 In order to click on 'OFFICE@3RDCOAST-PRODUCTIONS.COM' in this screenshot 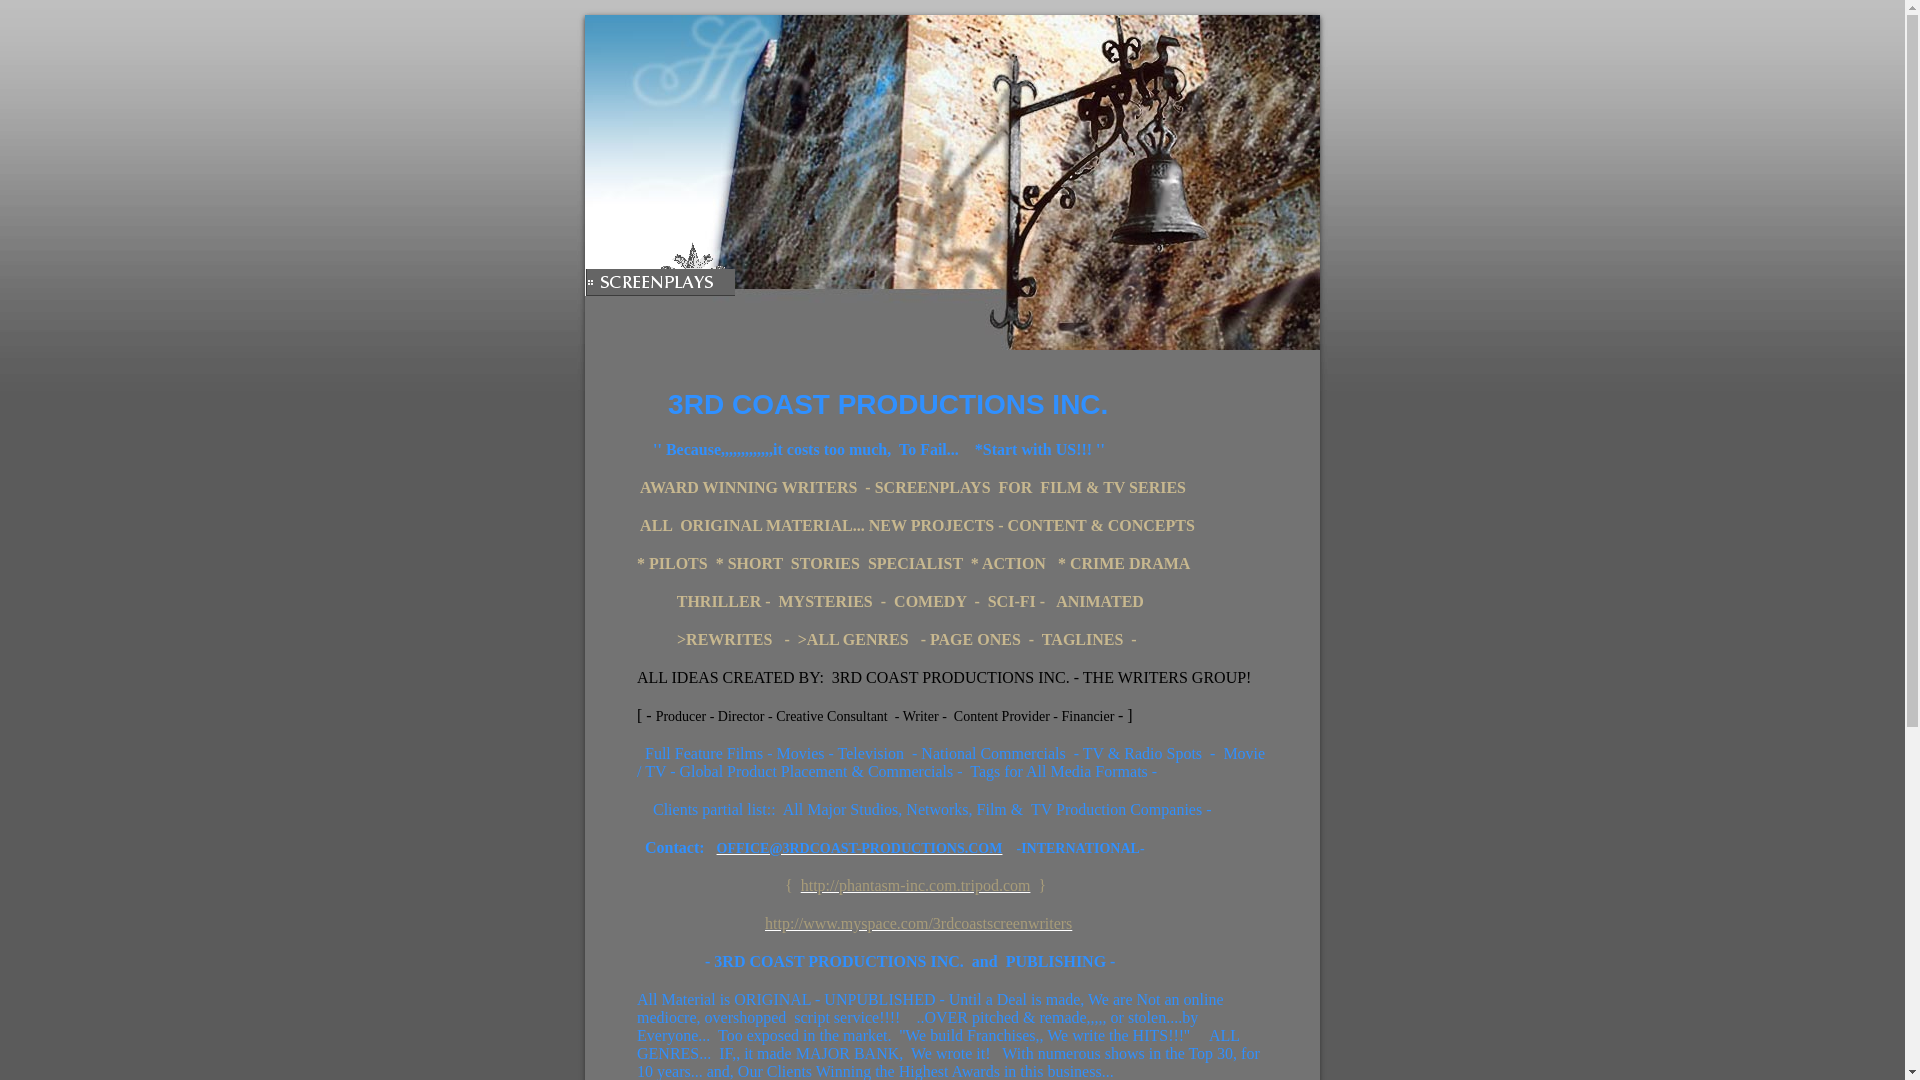, I will do `click(859, 847)`.